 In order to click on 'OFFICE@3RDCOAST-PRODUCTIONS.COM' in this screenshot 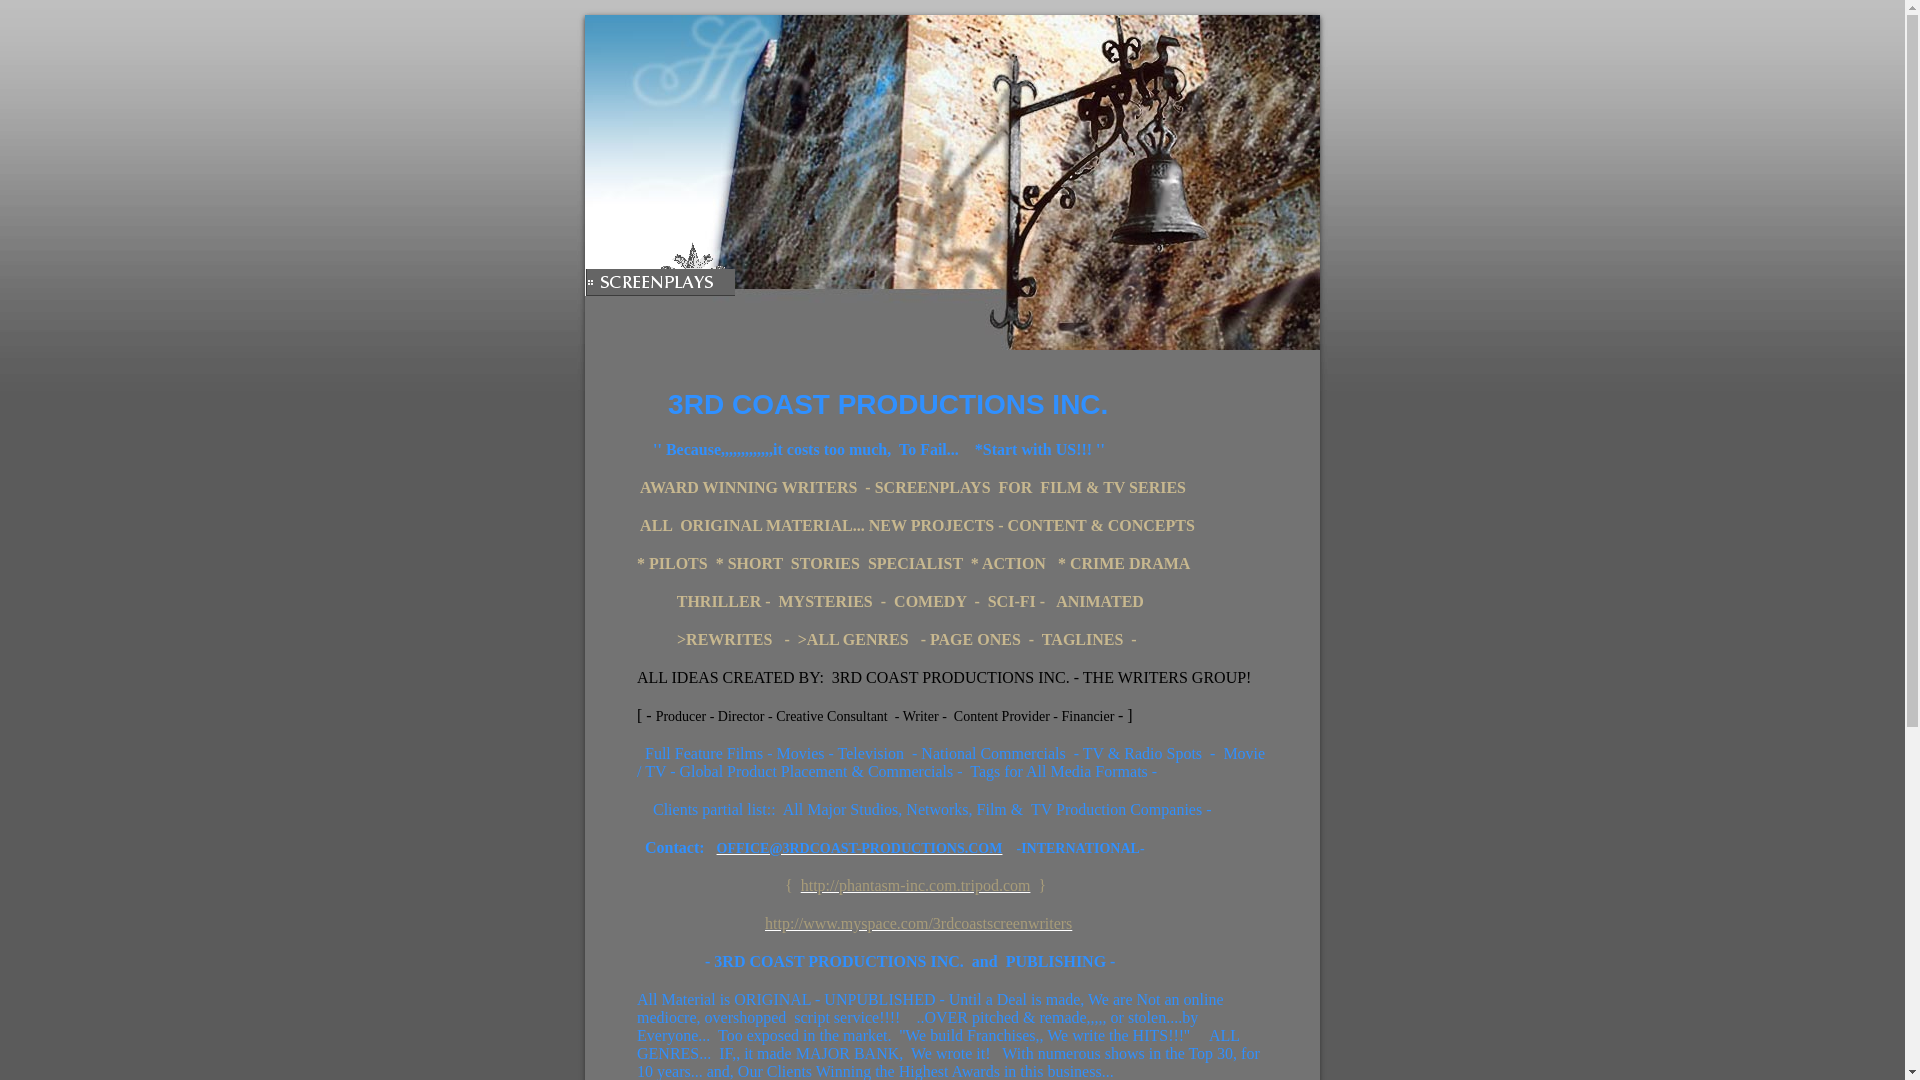, I will do `click(859, 847)`.